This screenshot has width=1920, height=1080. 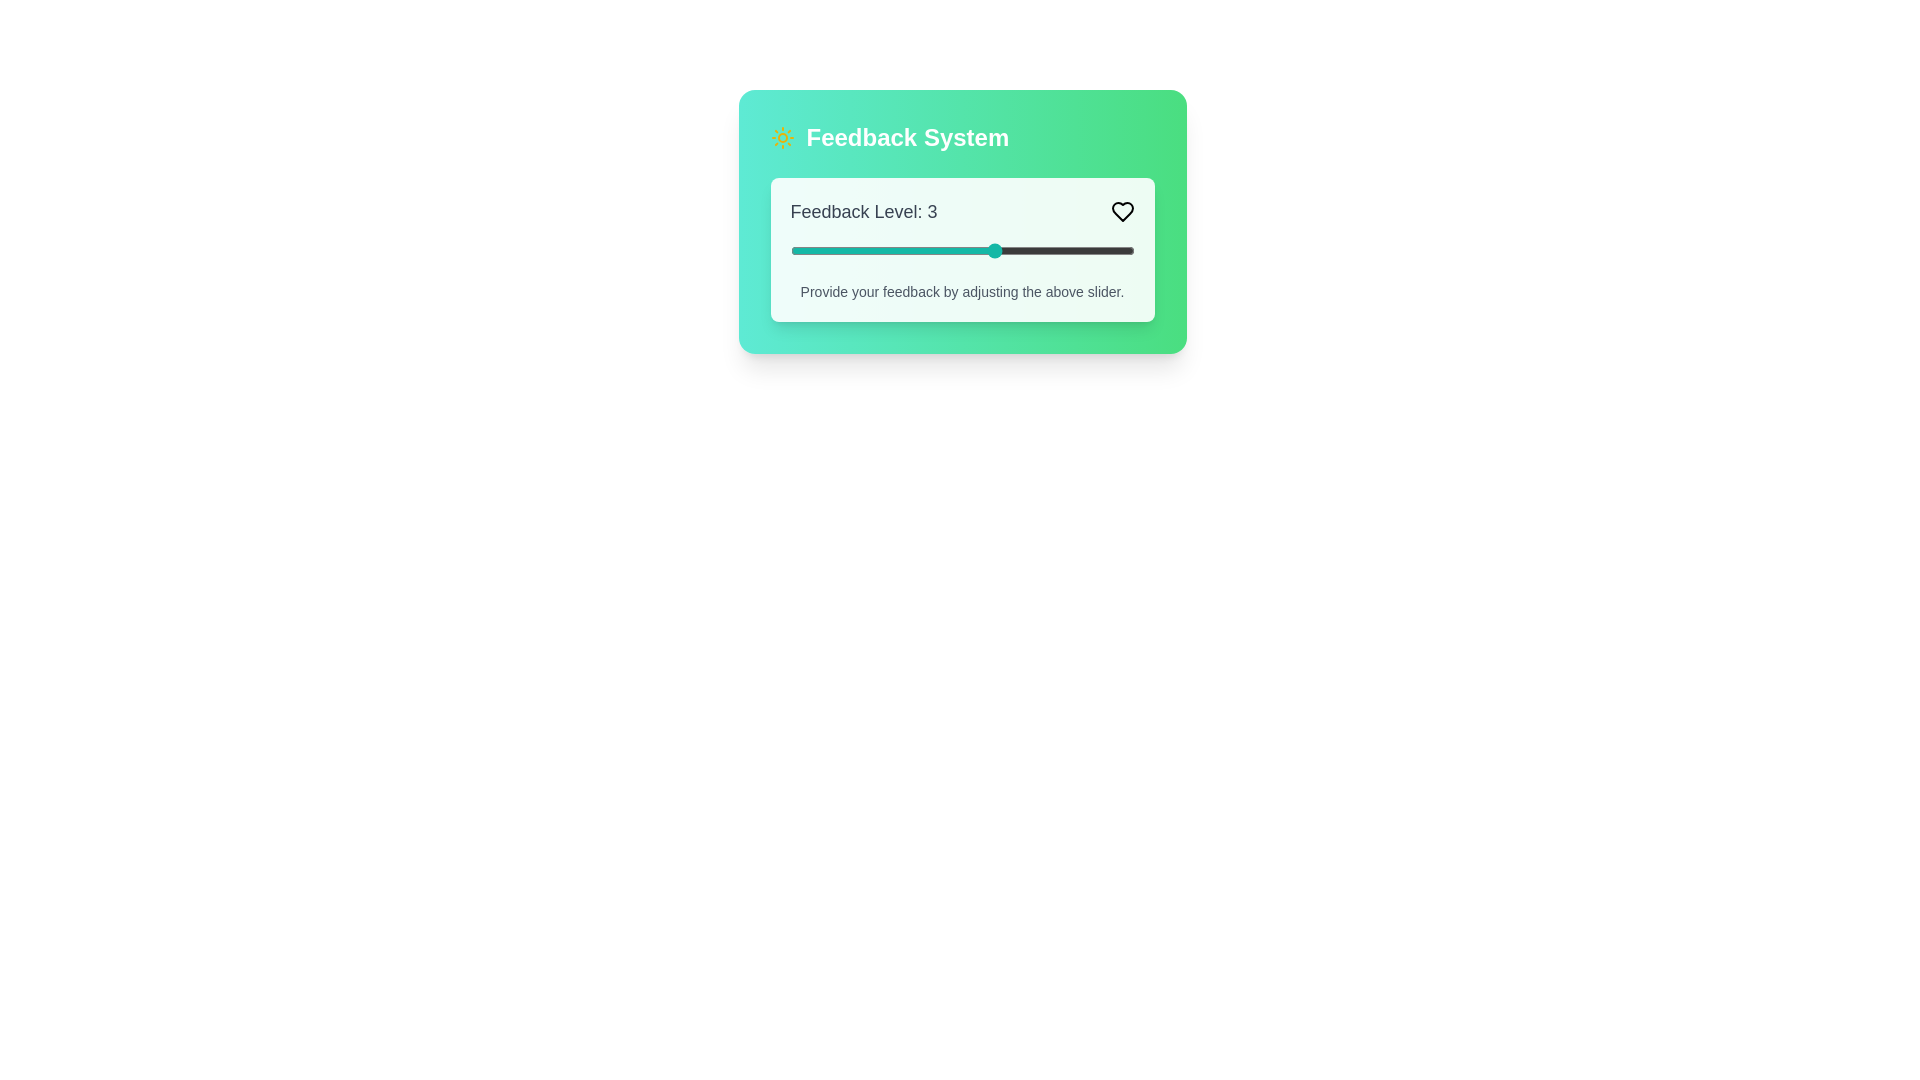 I want to click on the feedback slider to set the feedback level to 0, so click(x=789, y=249).